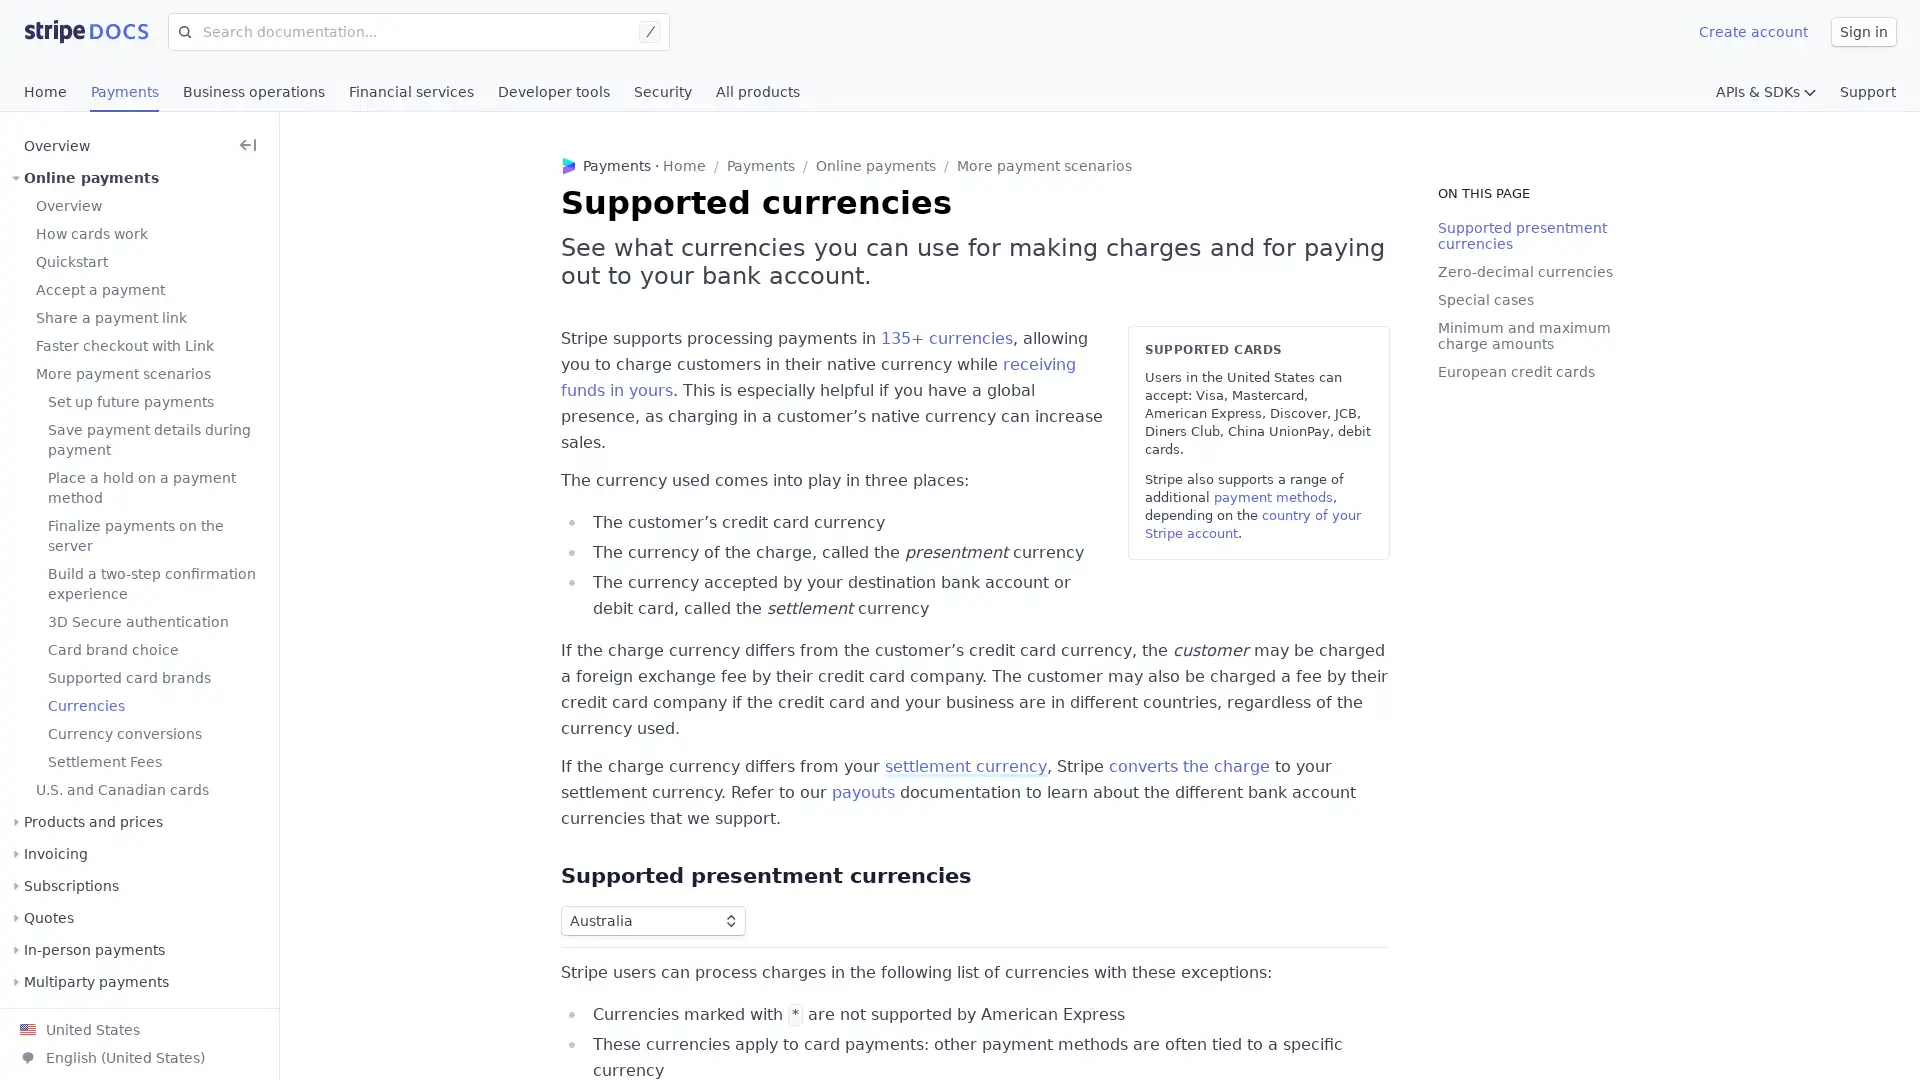 This screenshot has height=1080, width=1920. I want to click on APIs & SDKs, so click(1766, 92).